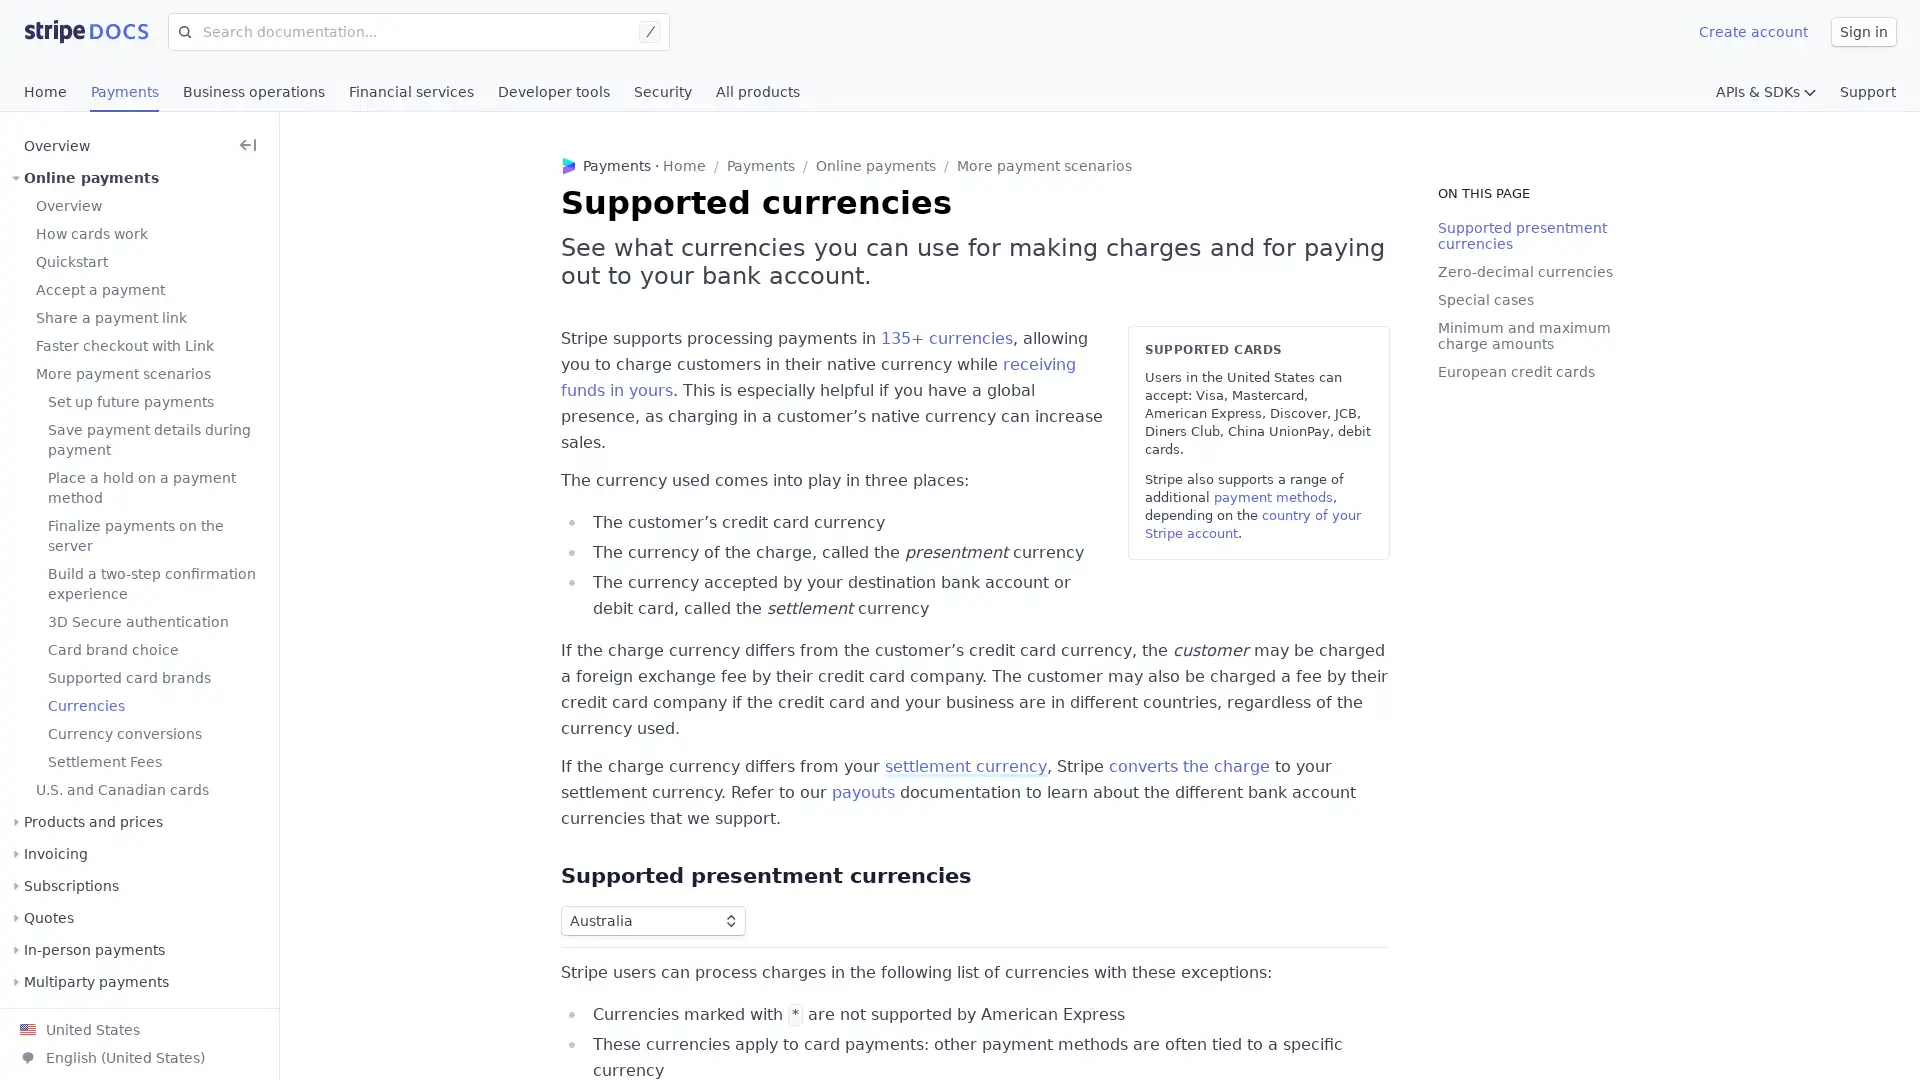 This screenshot has height=1080, width=1920. I want to click on APIs & SDKs, so click(1766, 92).